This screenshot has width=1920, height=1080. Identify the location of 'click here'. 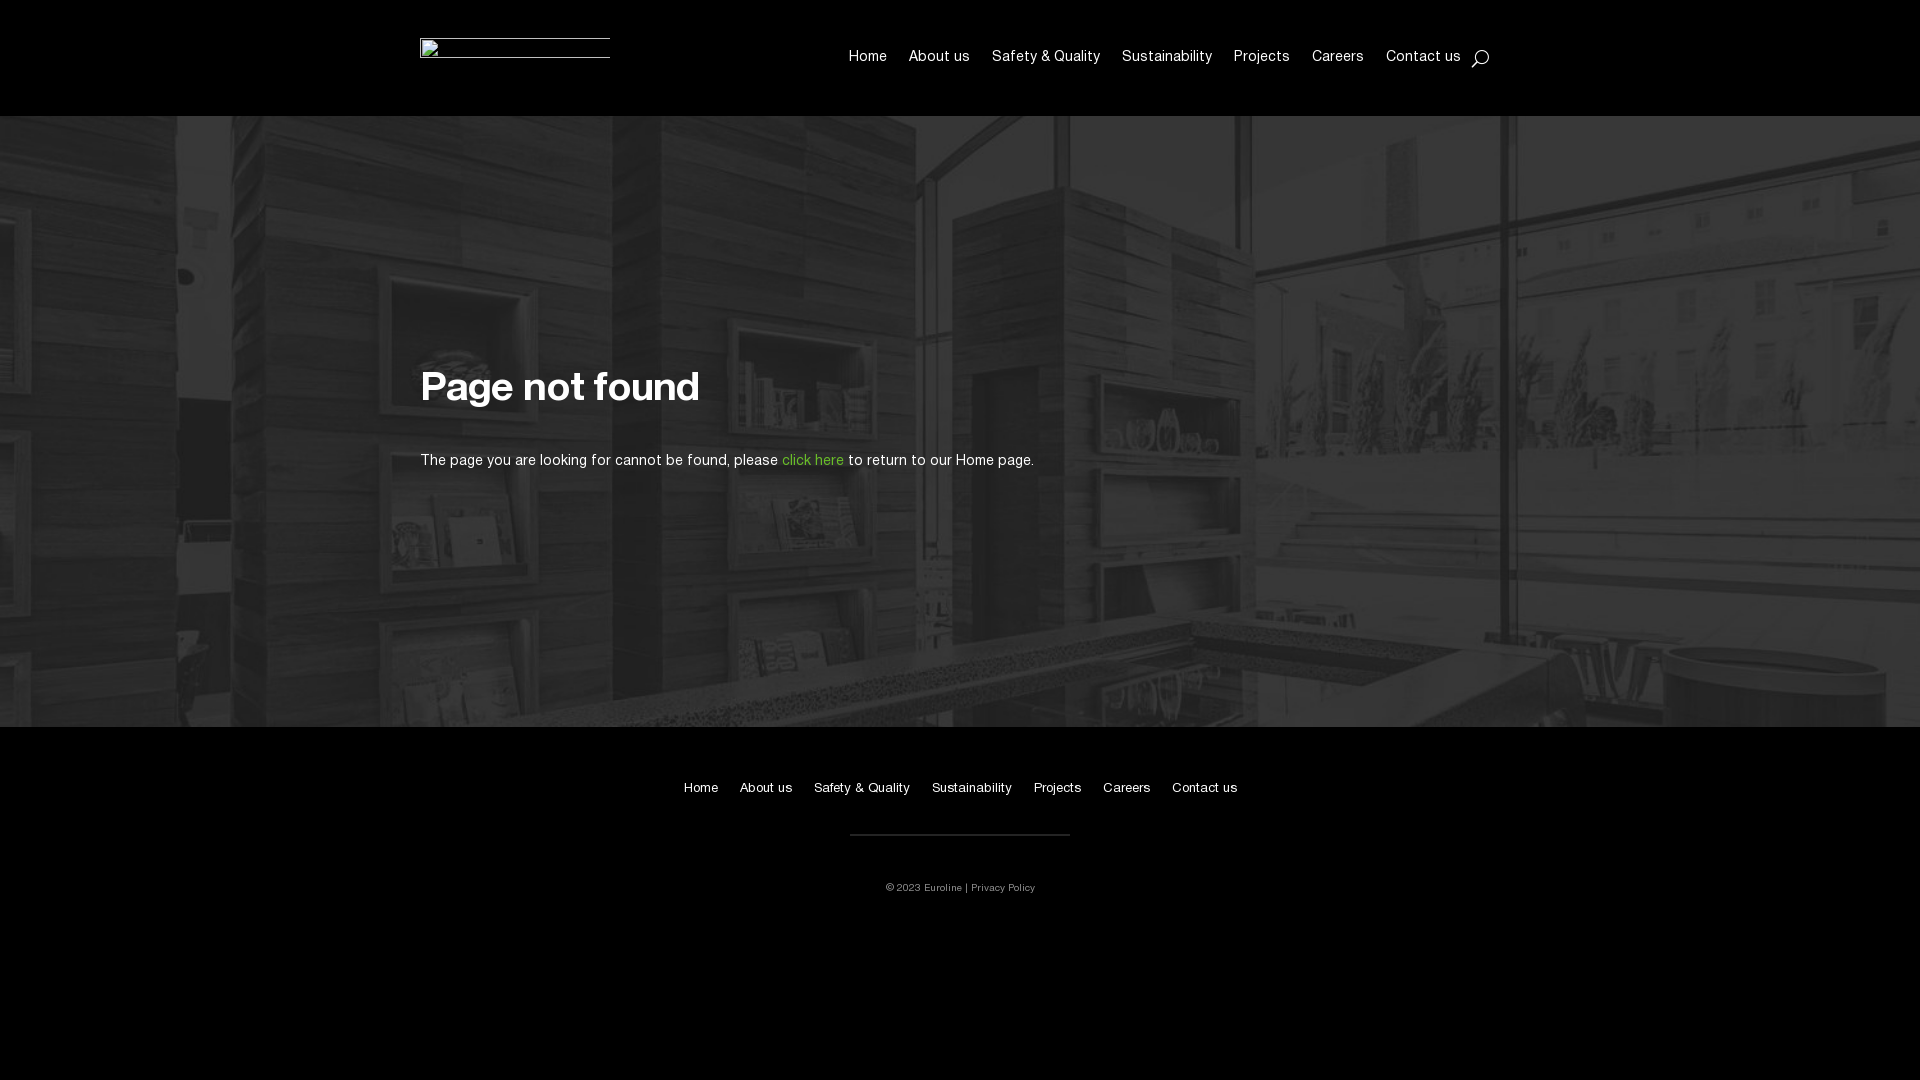
(812, 461).